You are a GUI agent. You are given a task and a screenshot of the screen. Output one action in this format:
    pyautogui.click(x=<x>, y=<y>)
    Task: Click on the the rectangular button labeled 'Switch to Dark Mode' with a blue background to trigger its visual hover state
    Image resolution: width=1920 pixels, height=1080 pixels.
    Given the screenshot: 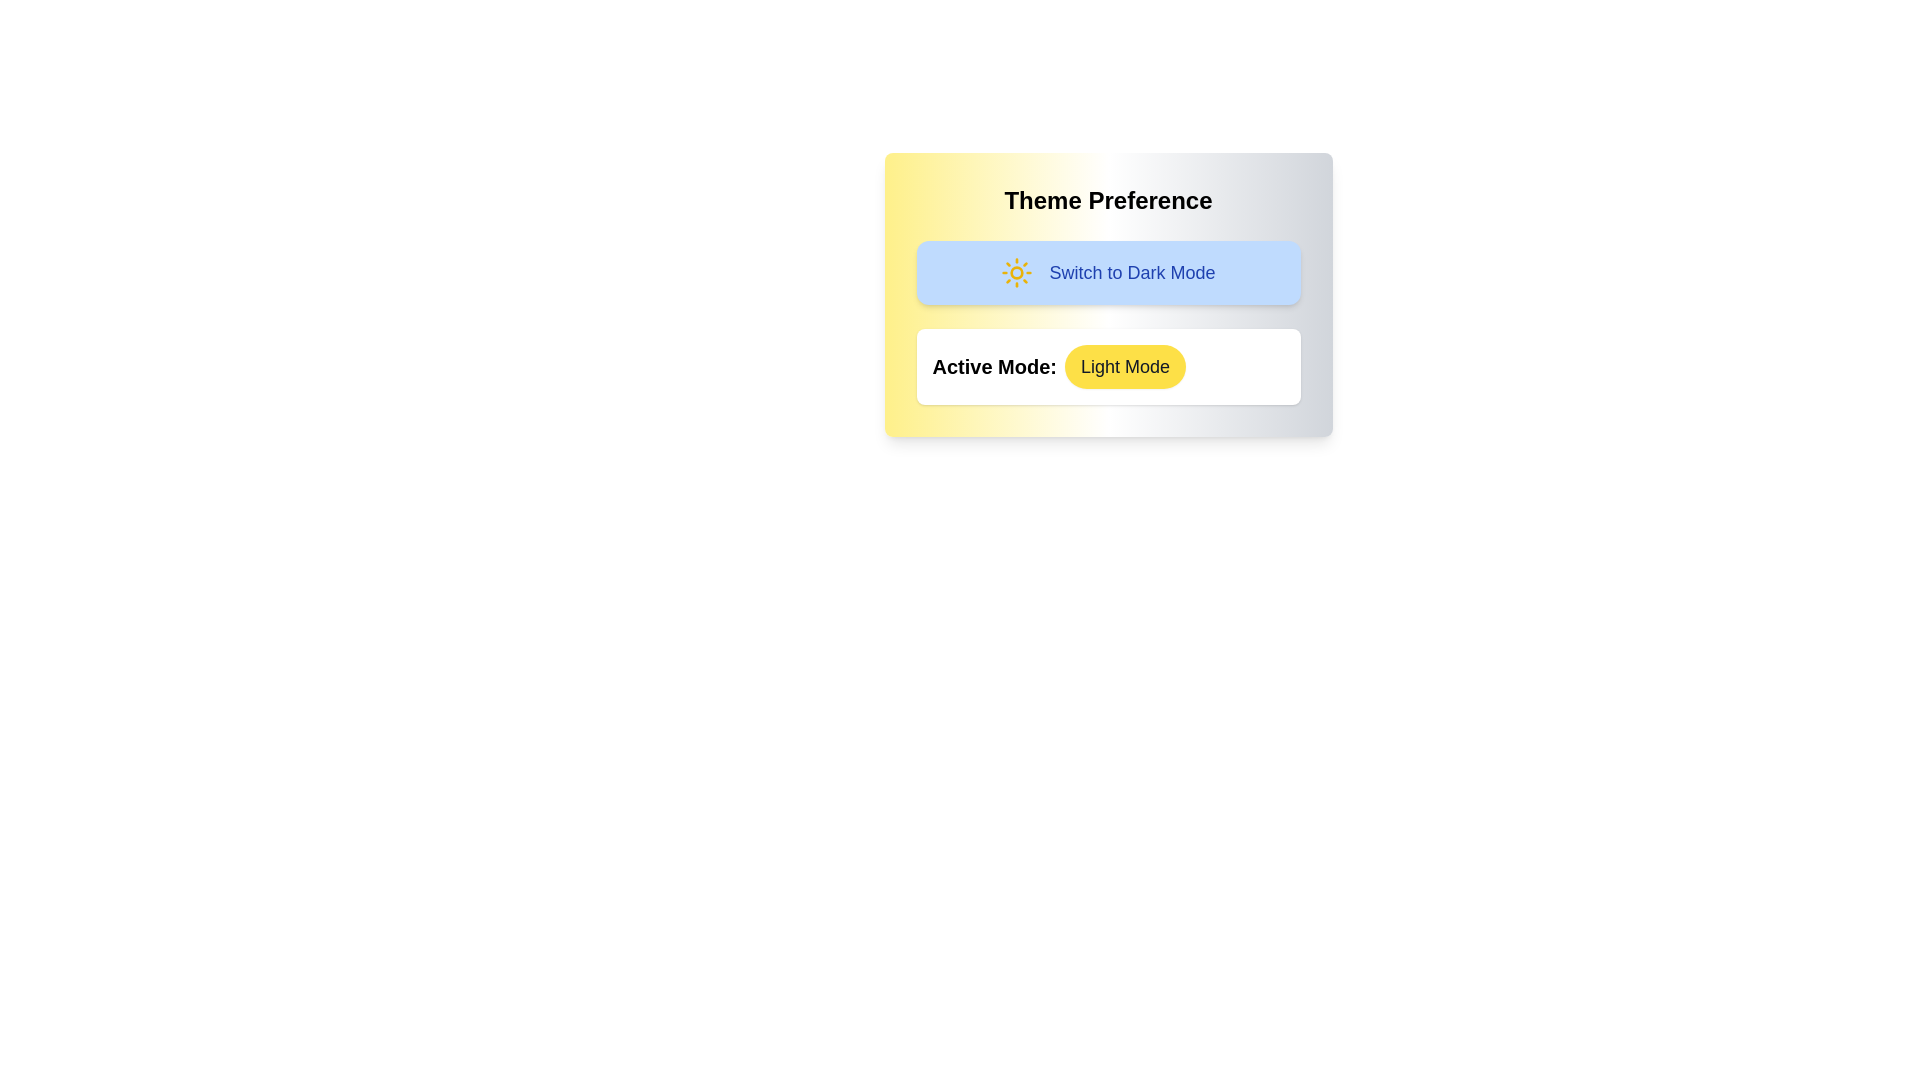 What is the action you would take?
    pyautogui.click(x=1107, y=273)
    